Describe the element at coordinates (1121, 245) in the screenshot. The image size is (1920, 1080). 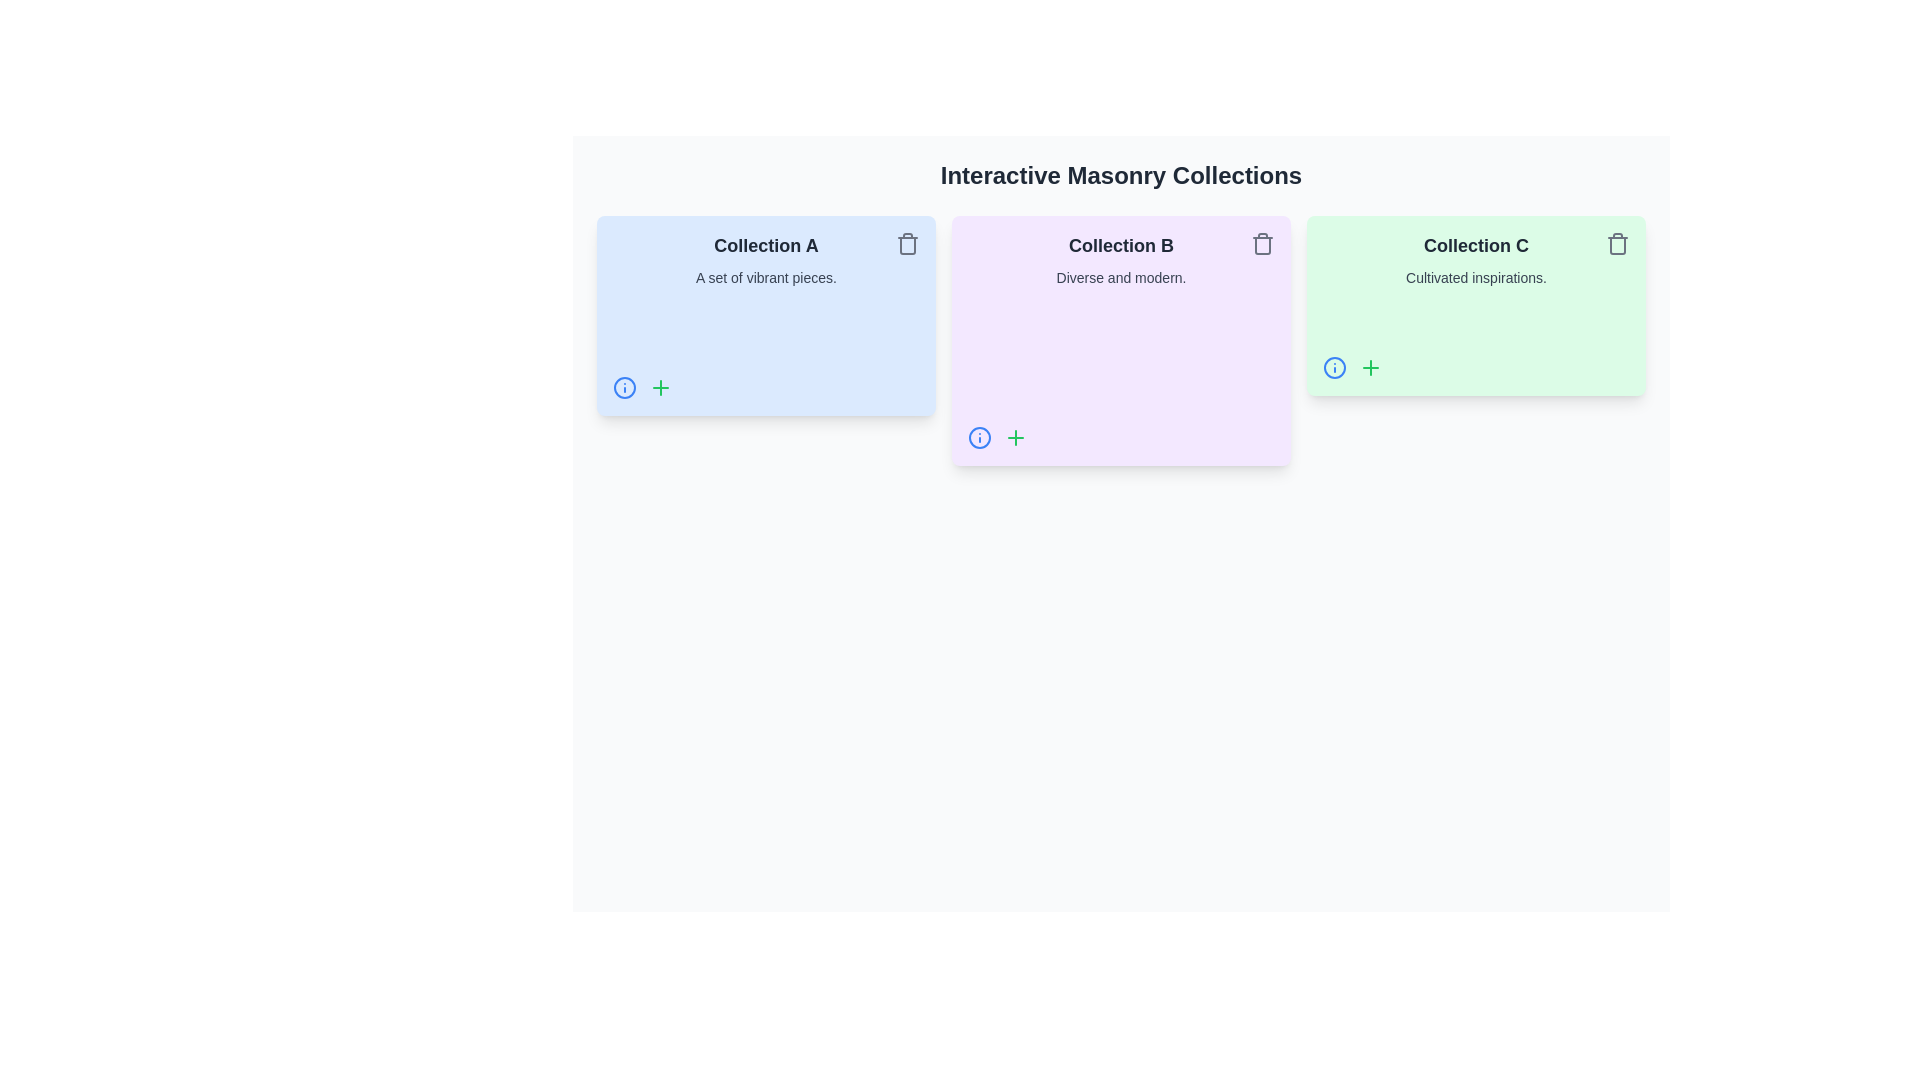
I see `the bold, prominent text 'Collection B' which is styled with a larger font in black color and is positioned at the top-center of a rectangular card with a light purple background` at that location.